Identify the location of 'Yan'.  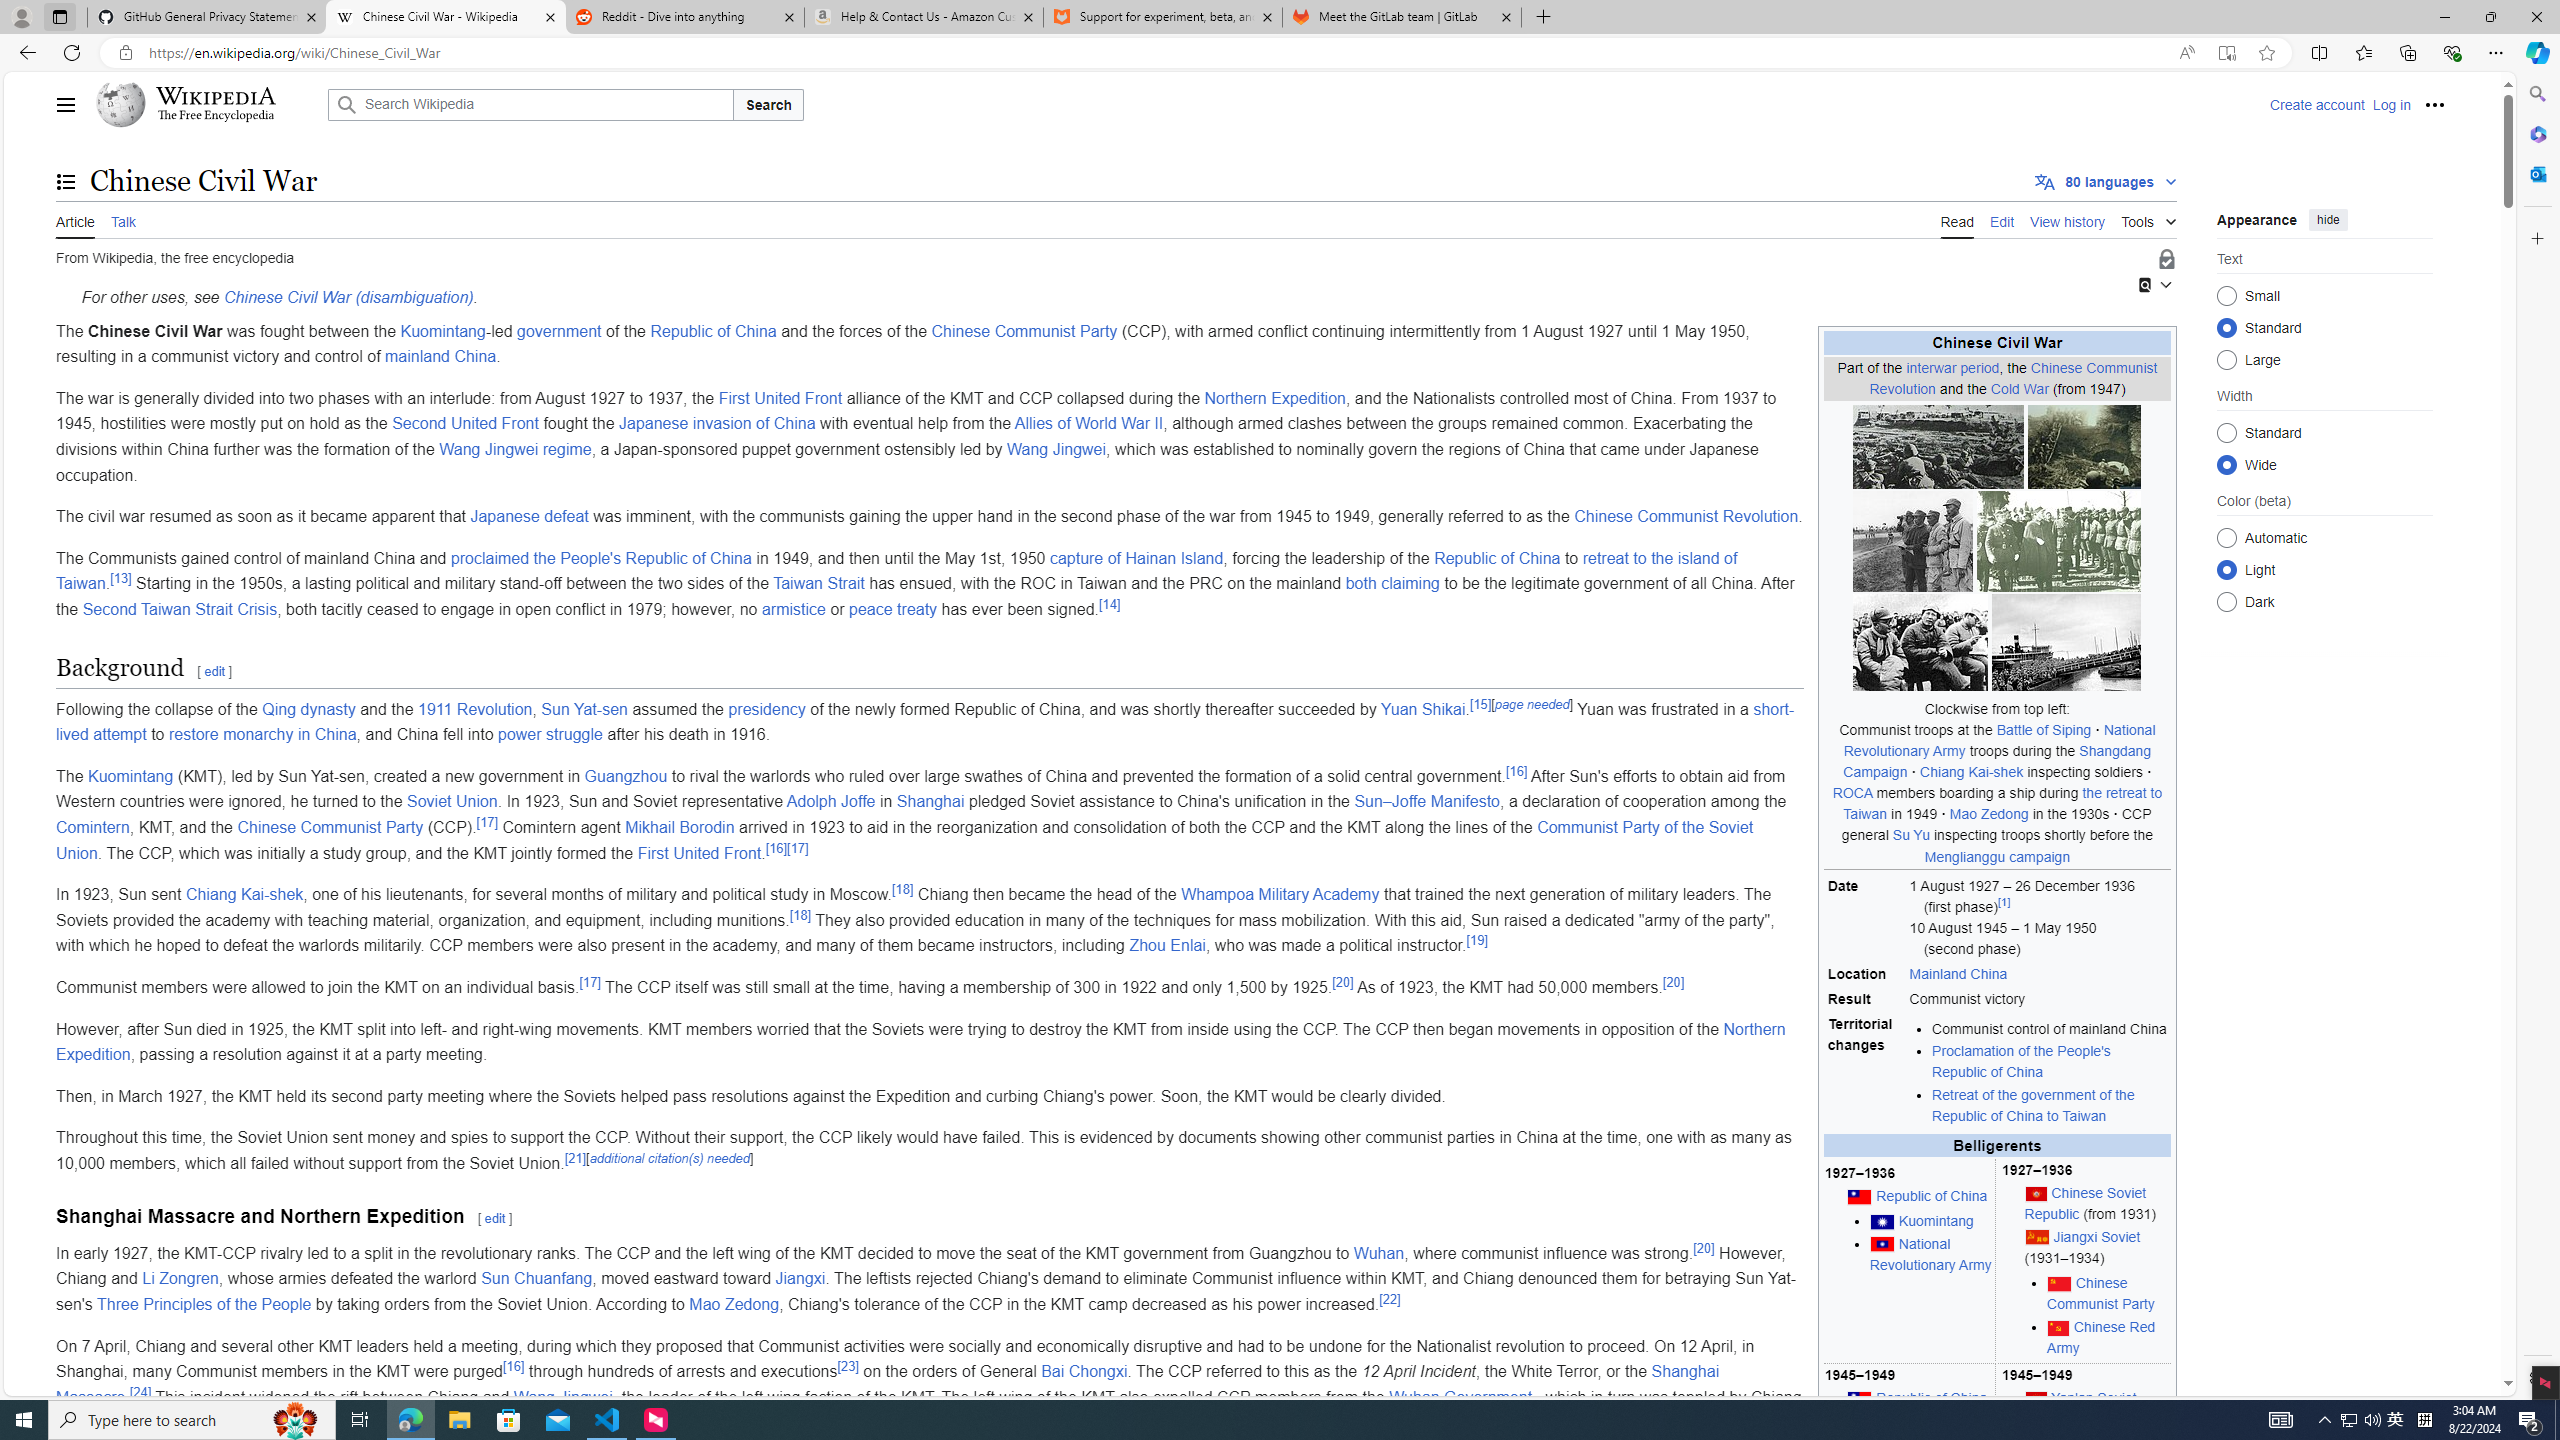
(2094, 1397).